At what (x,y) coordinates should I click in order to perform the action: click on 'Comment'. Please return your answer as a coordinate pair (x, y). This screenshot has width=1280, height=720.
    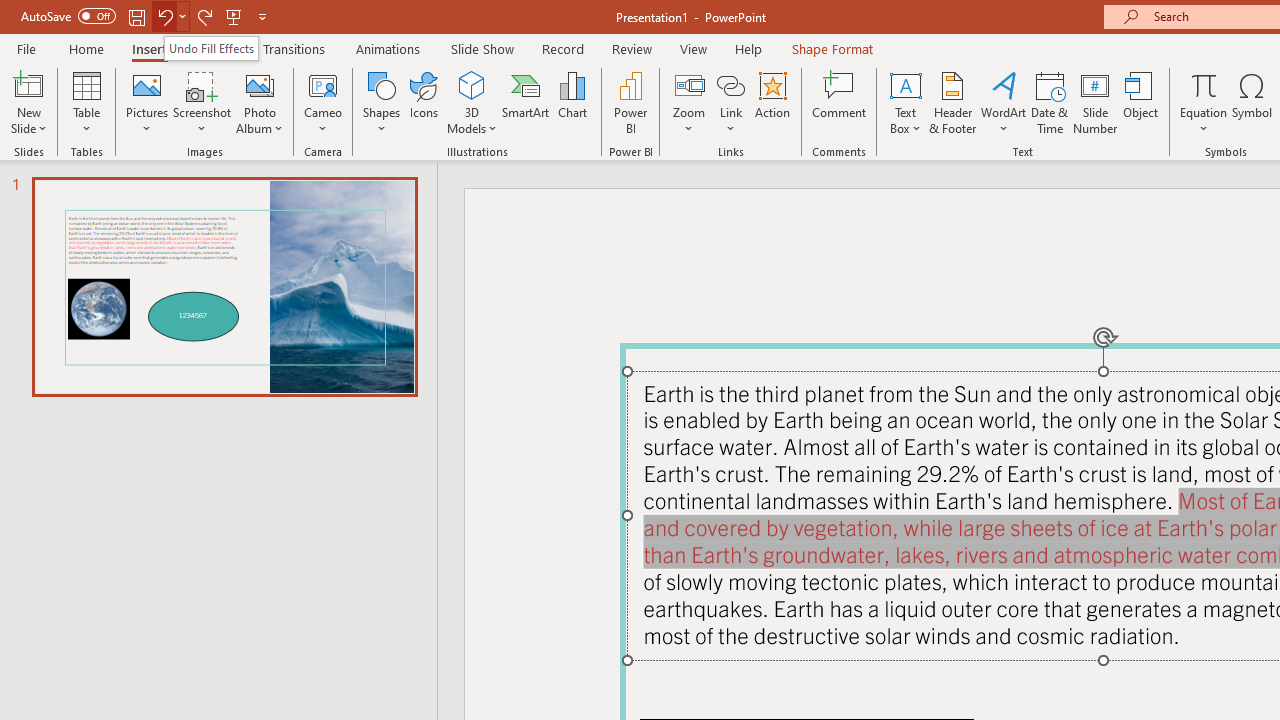
    Looking at the image, I should click on (839, 103).